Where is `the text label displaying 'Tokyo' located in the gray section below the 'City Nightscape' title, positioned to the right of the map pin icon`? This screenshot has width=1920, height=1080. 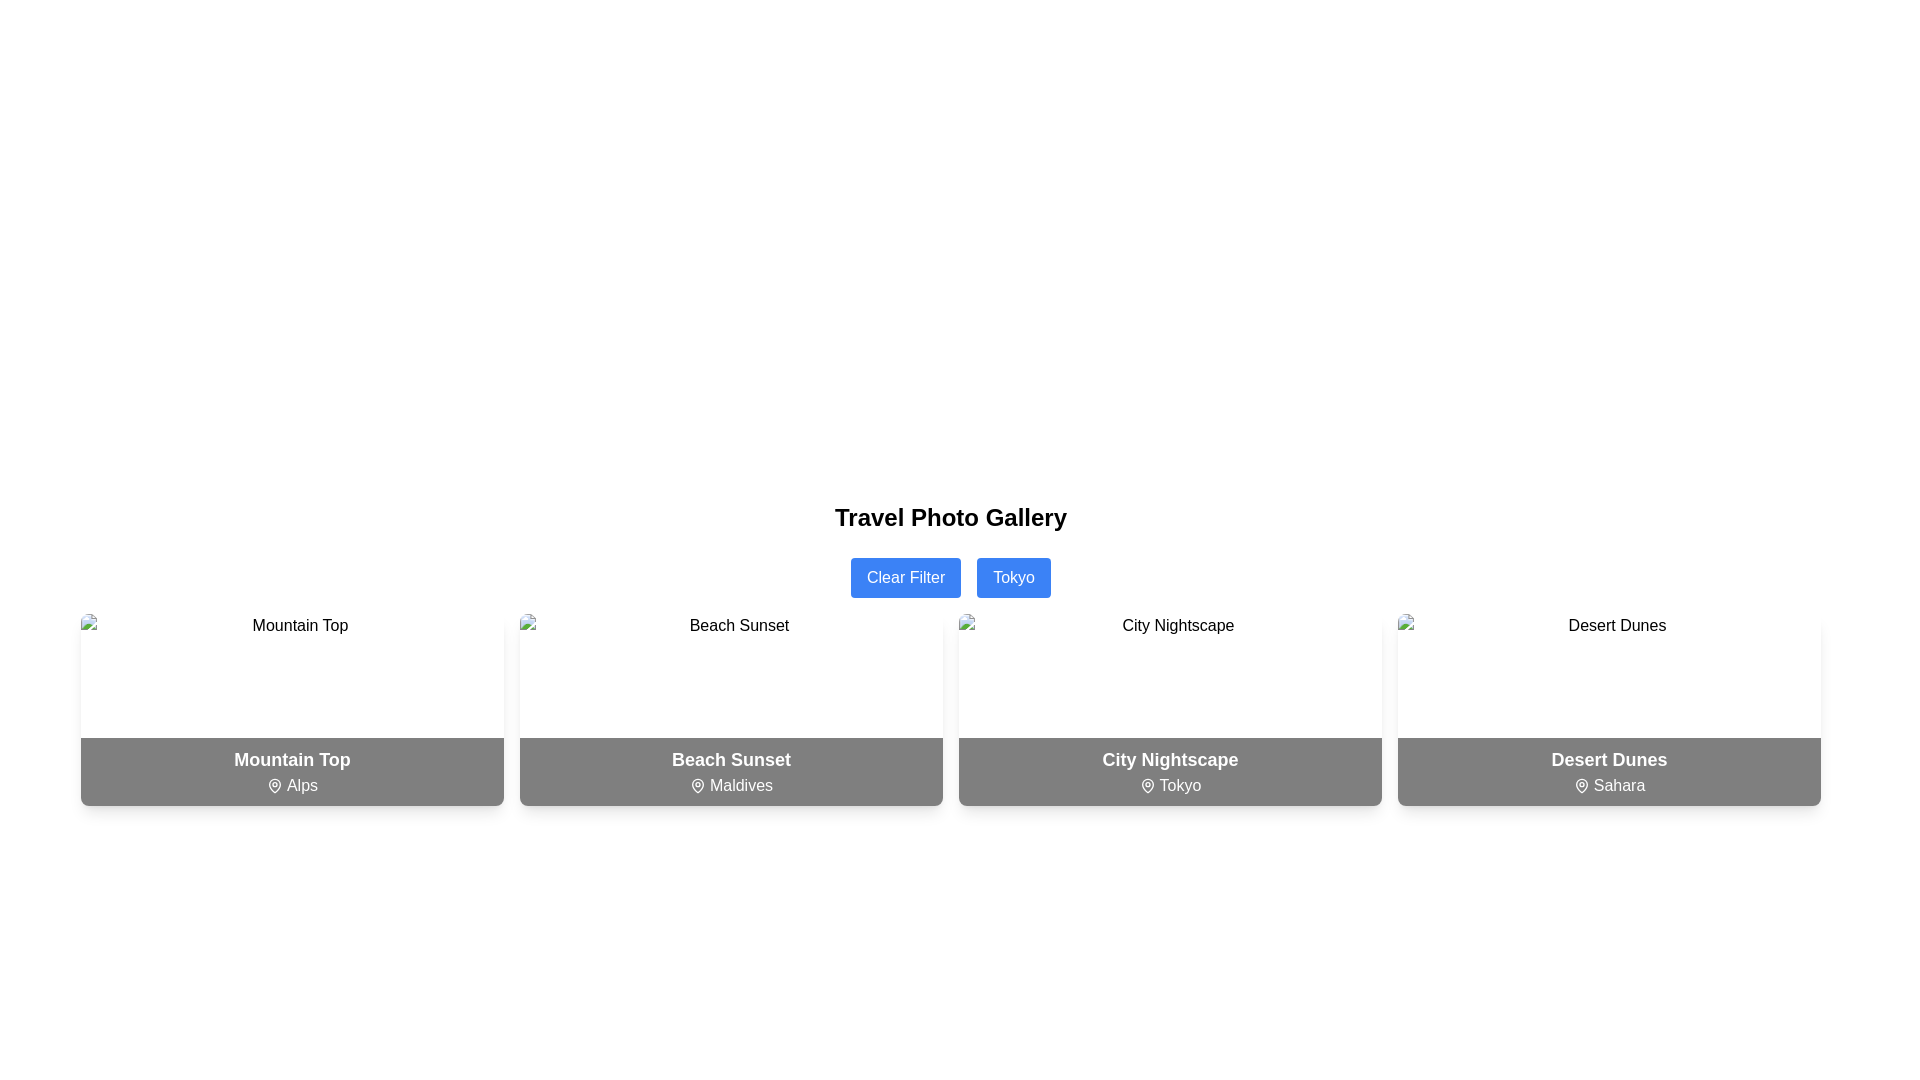
the text label displaying 'Tokyo' located in the gray section below the 'City Nightscape' title, positioned to the right of the map pin icon is located at coordinates (1170, 785).